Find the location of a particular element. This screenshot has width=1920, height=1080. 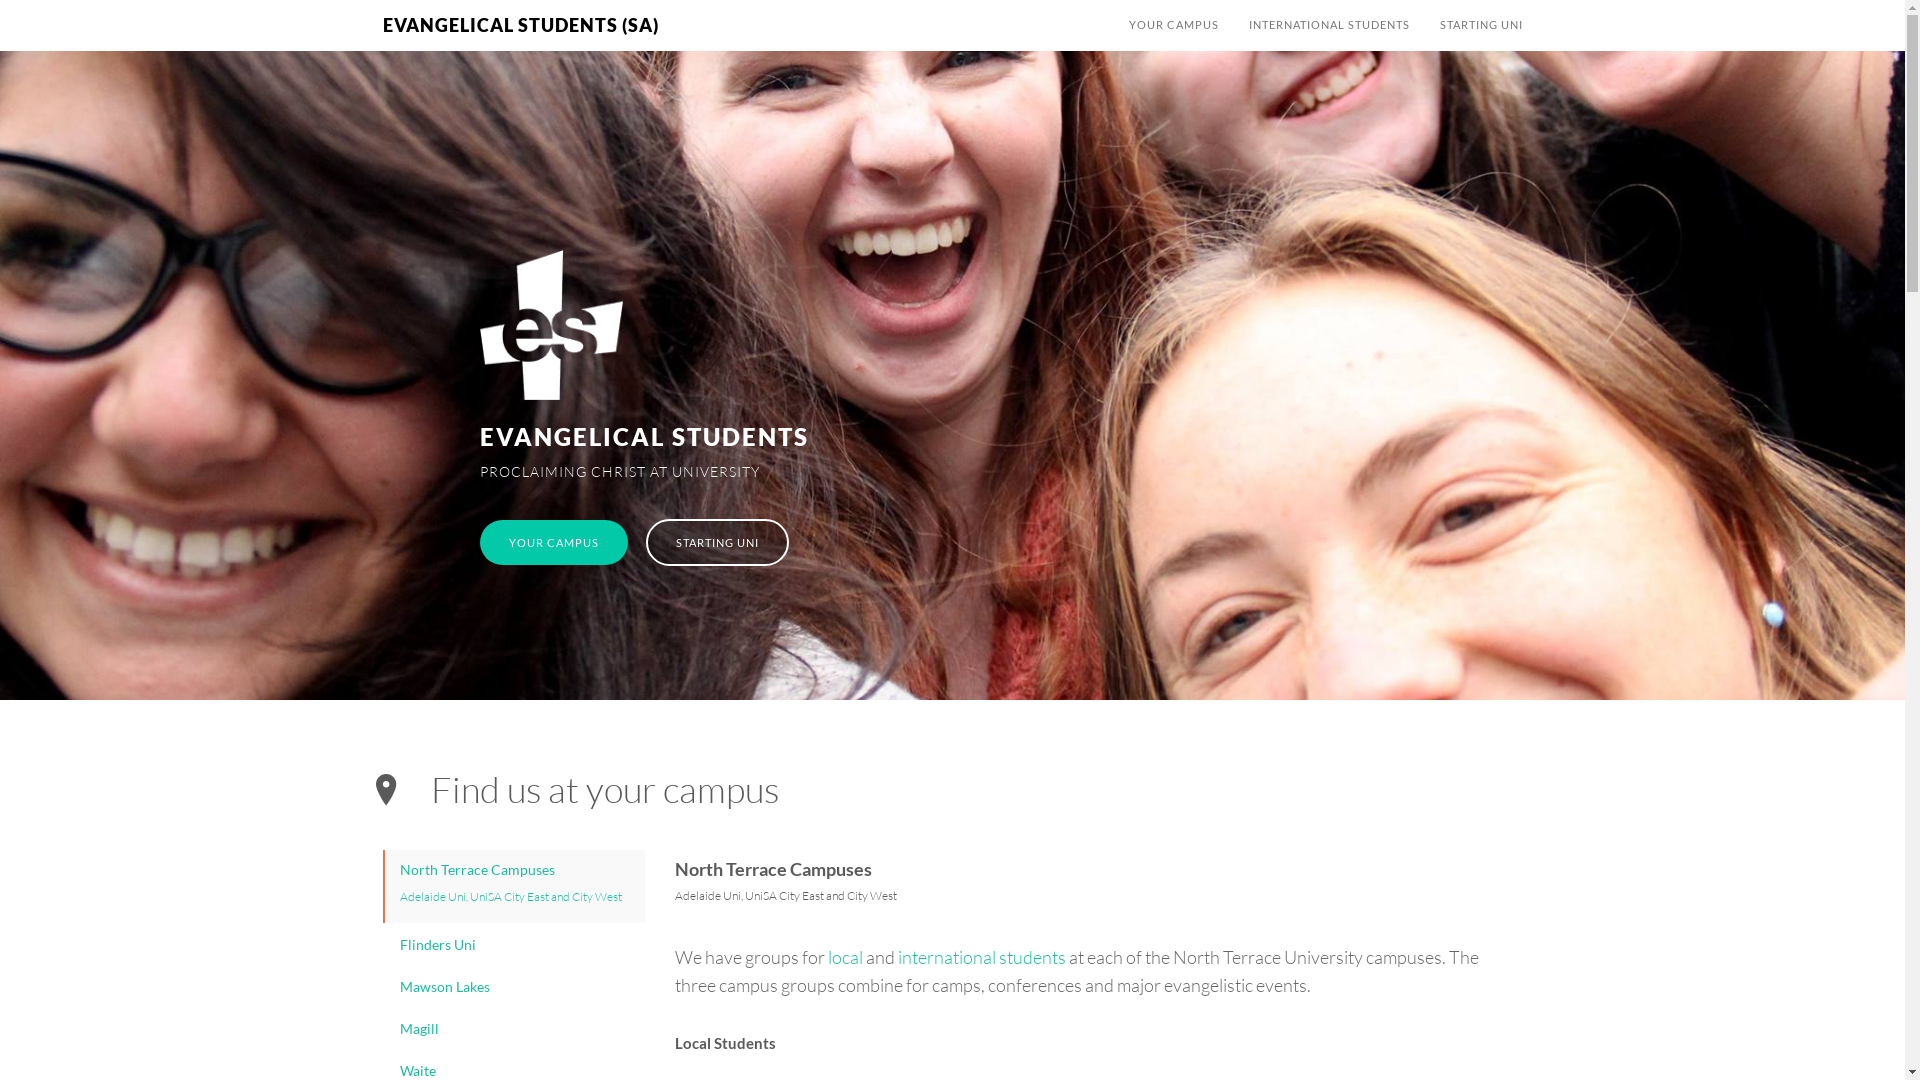

'local' is located at coordinates (845, 955).